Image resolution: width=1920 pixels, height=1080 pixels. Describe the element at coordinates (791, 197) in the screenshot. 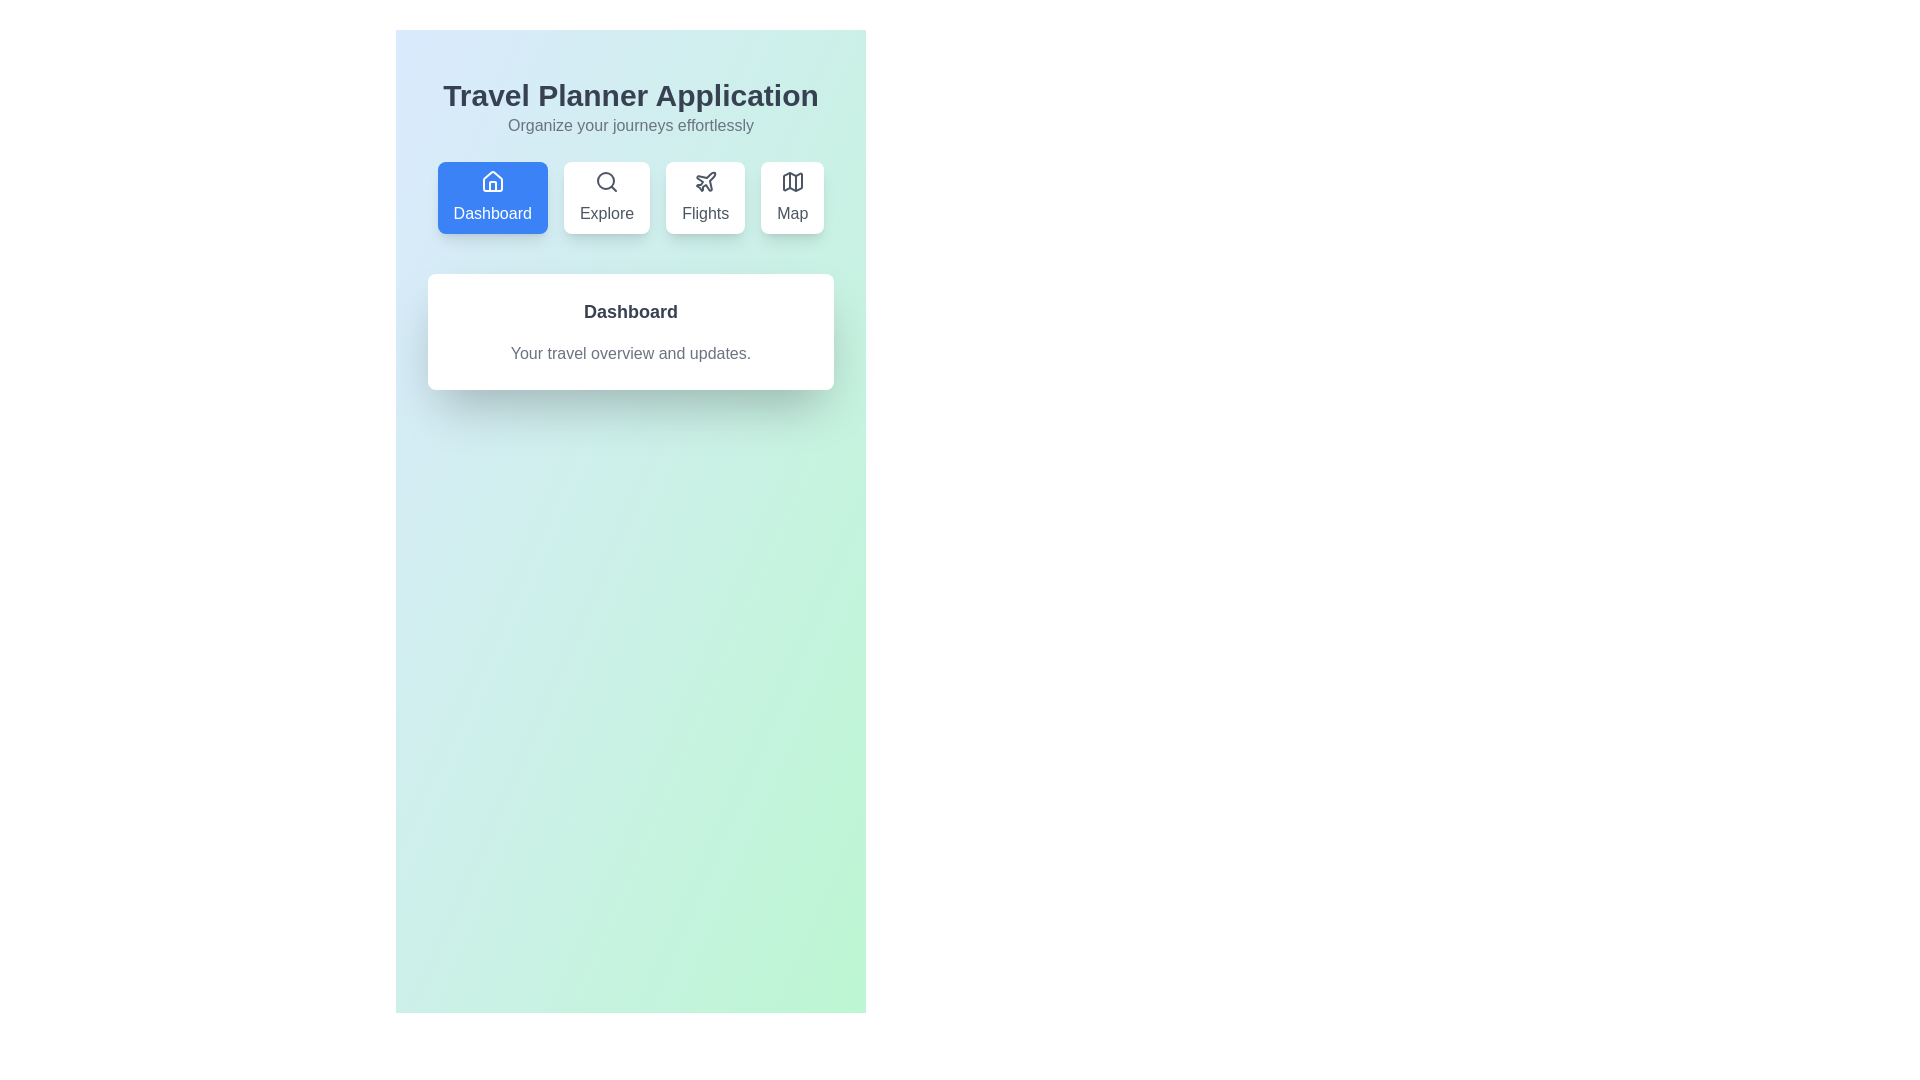

I see `the Map tab to select it` at that location.